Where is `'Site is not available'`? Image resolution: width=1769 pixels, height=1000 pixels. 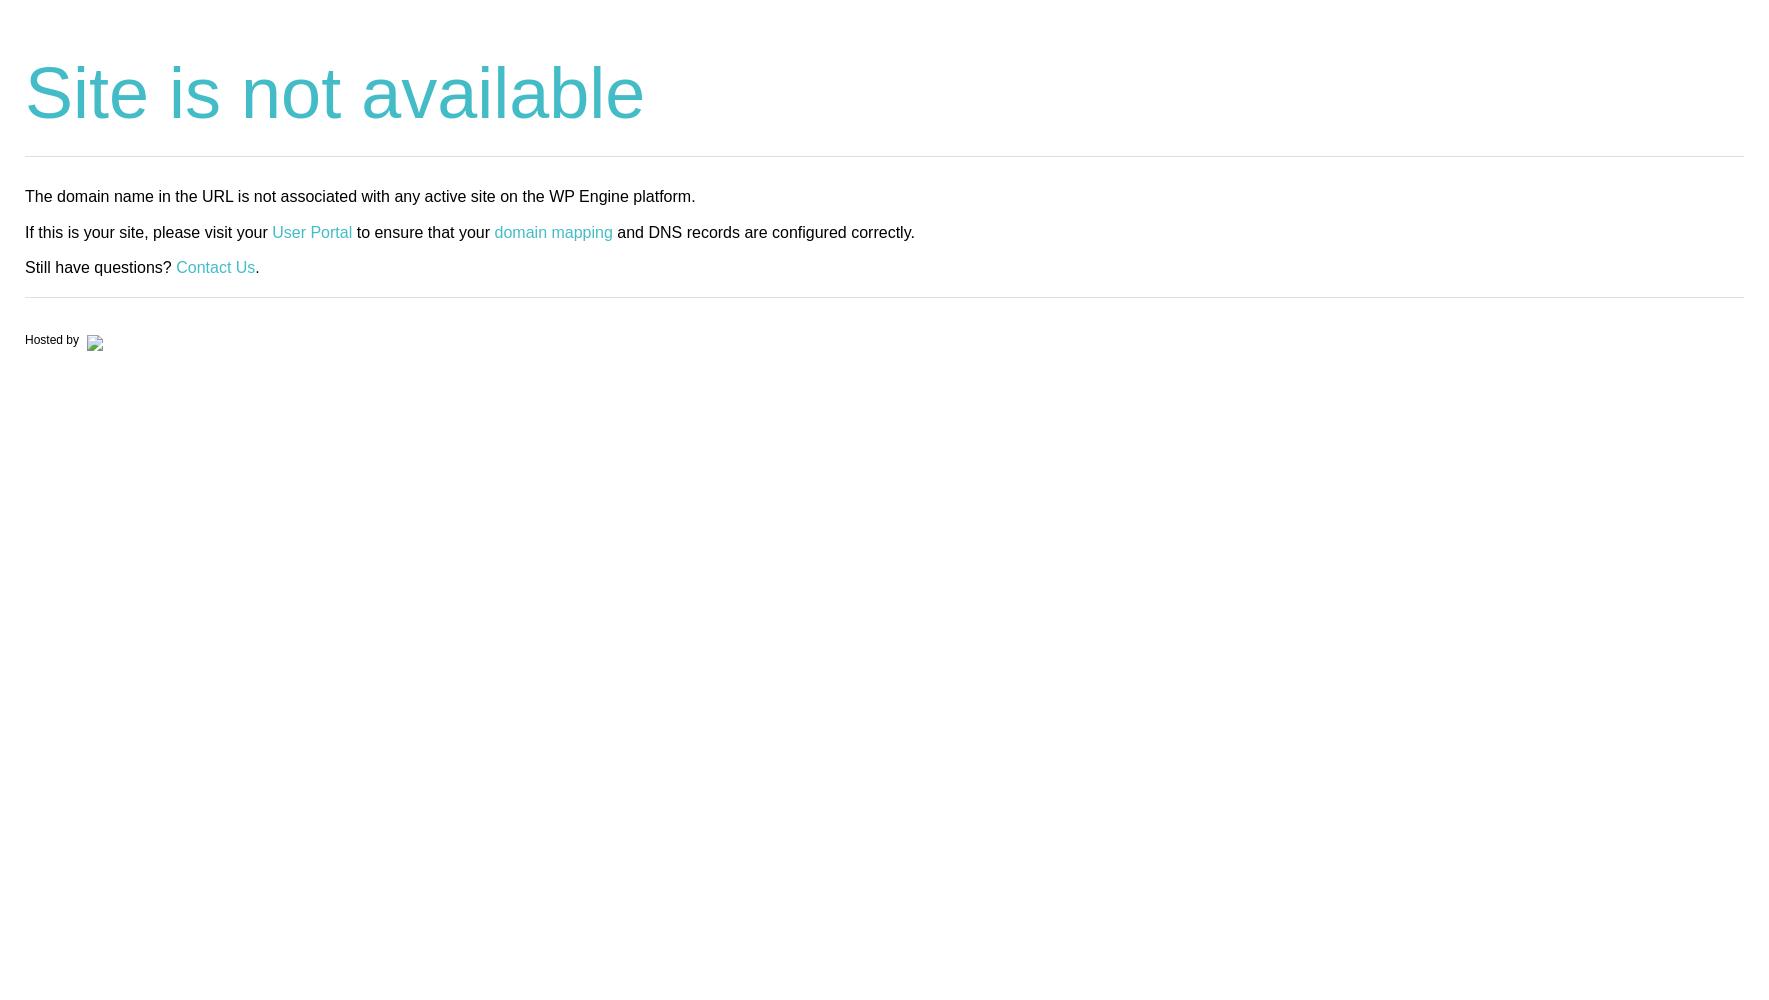
'Site is not available' is located at coordinates (23, 92).